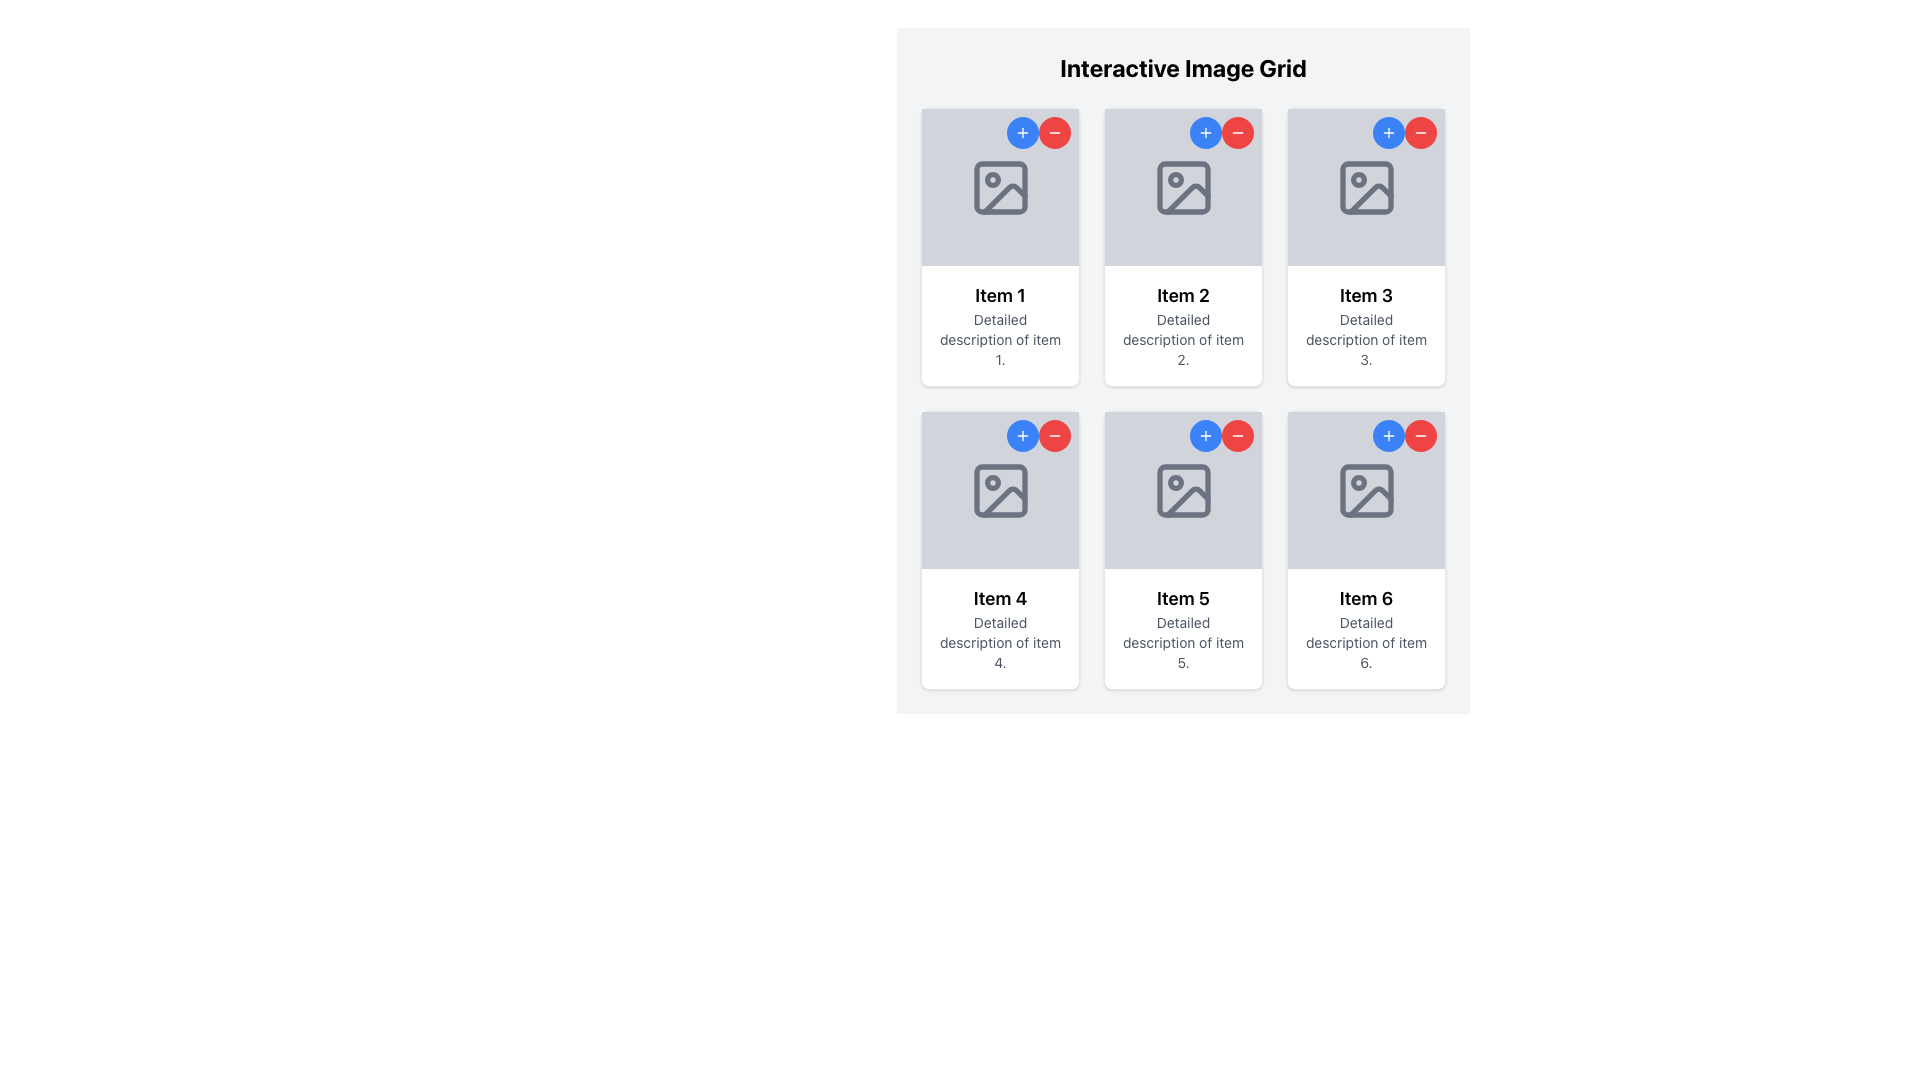  Describe the element at coordinates (1022, 132) in the screenshot. I see `the small circular blue button with a white 'plus' icon located above the first item in the image grid` at that location.